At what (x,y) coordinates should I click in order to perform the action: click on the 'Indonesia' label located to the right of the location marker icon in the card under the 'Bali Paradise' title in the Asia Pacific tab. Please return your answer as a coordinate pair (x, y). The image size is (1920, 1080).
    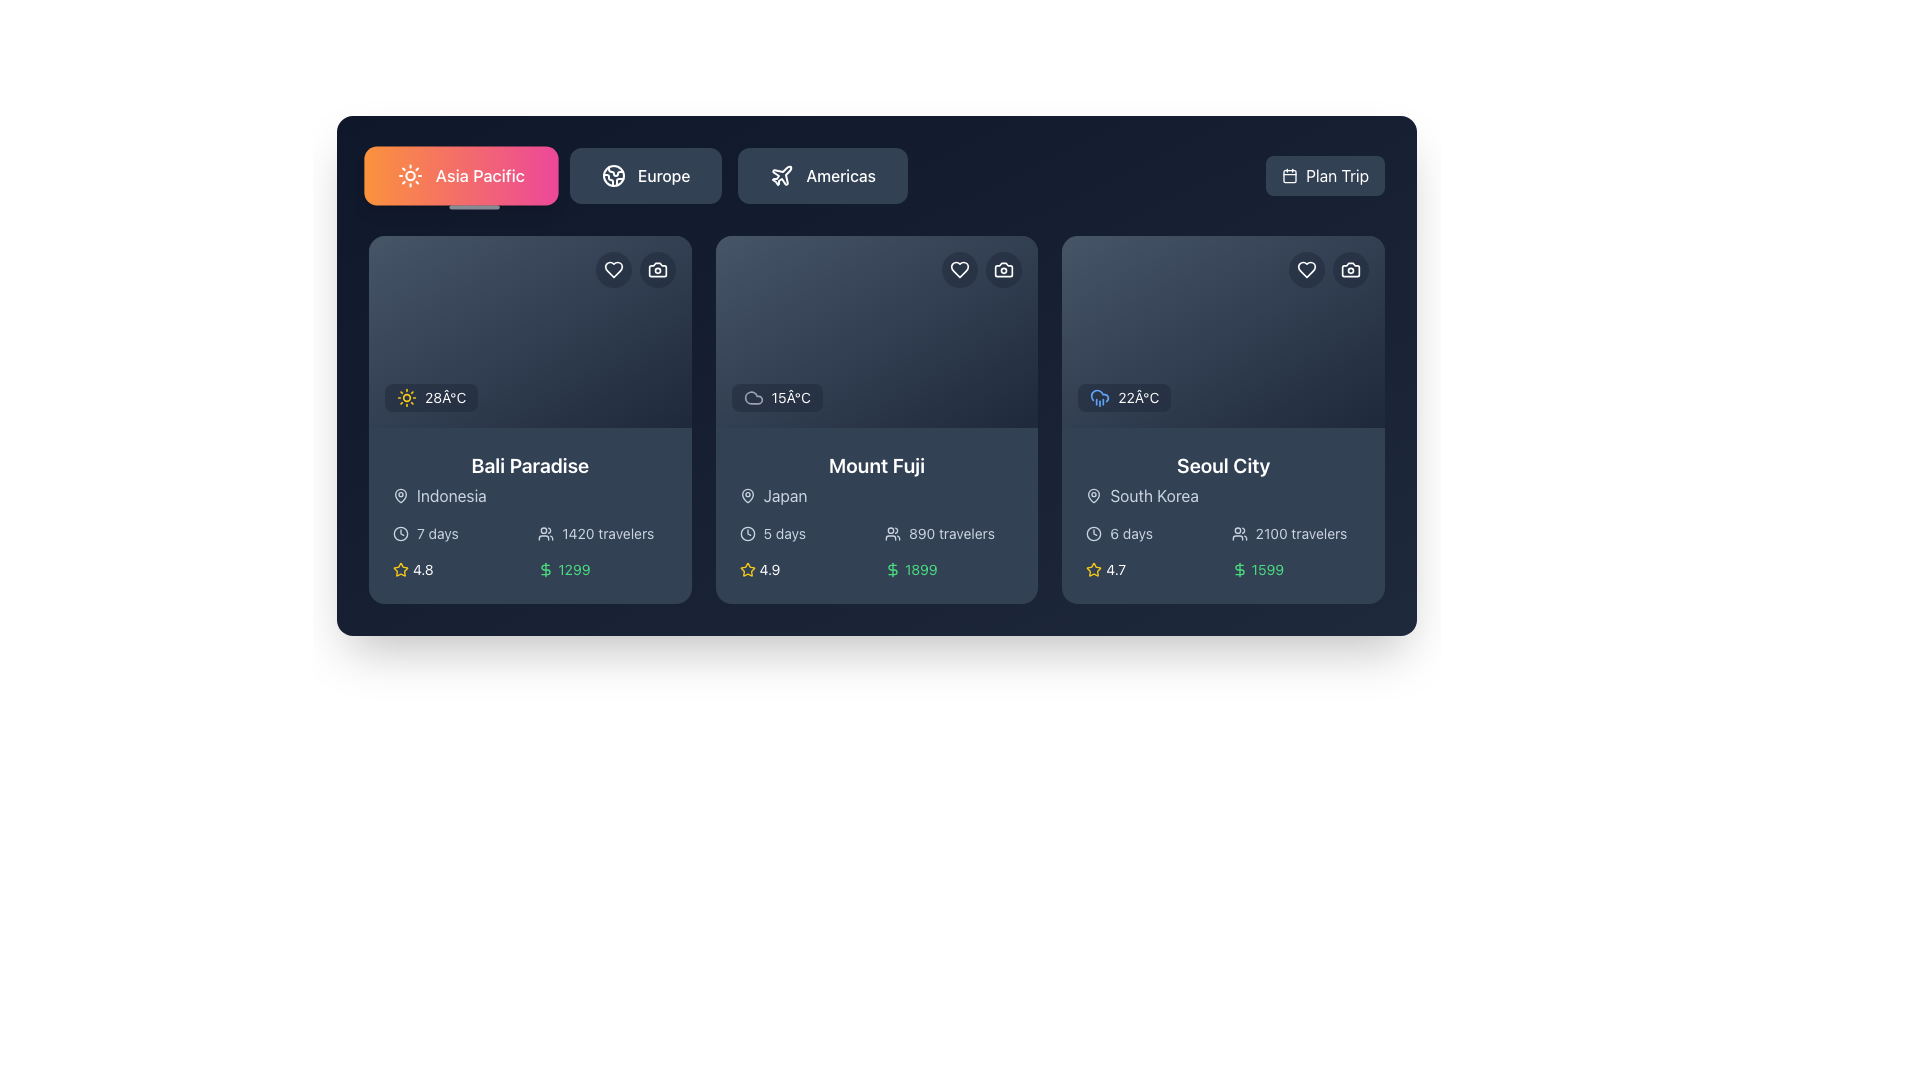
    Looking at the image, I should click on (450, 495).